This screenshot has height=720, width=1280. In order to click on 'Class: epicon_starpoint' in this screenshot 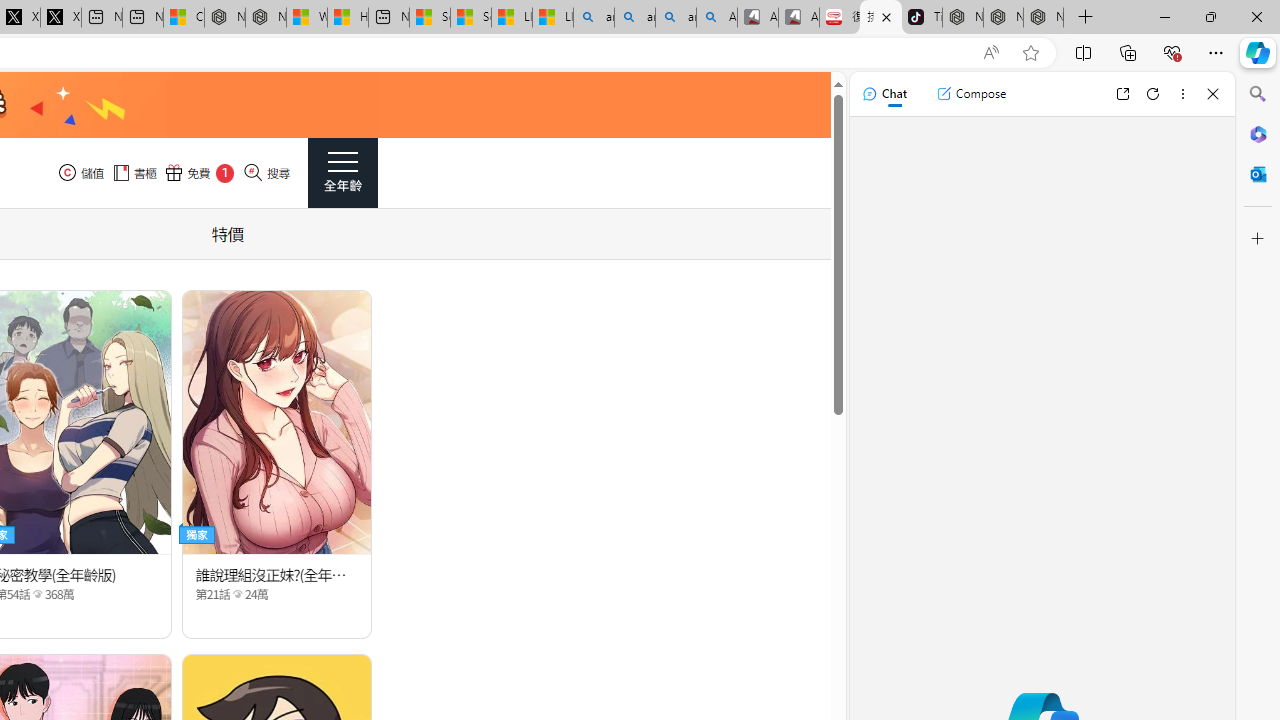, I will do `click(237, 592)`.